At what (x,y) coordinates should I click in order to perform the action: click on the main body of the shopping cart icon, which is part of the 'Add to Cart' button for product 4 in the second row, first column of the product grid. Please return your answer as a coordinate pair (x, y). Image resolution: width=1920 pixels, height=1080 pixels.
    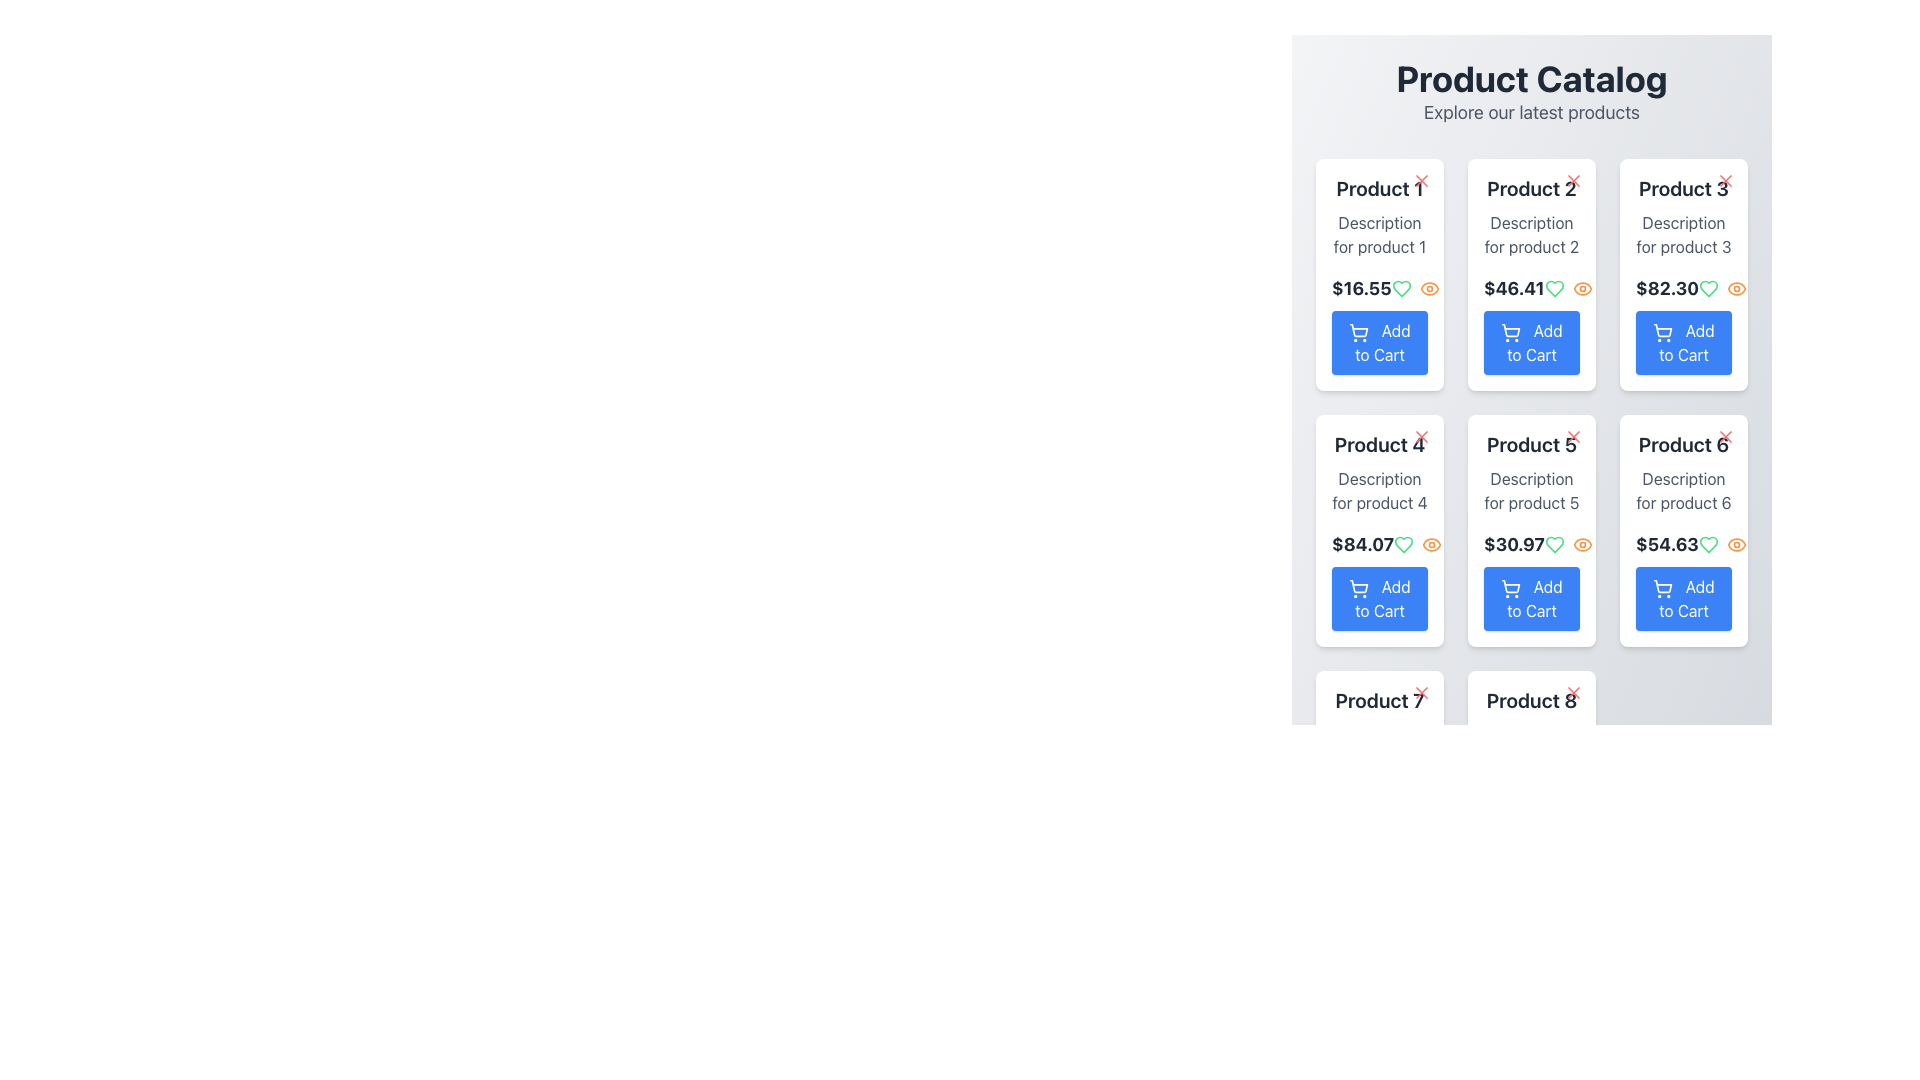
    Looking at the image, I should click on (1359, 585).